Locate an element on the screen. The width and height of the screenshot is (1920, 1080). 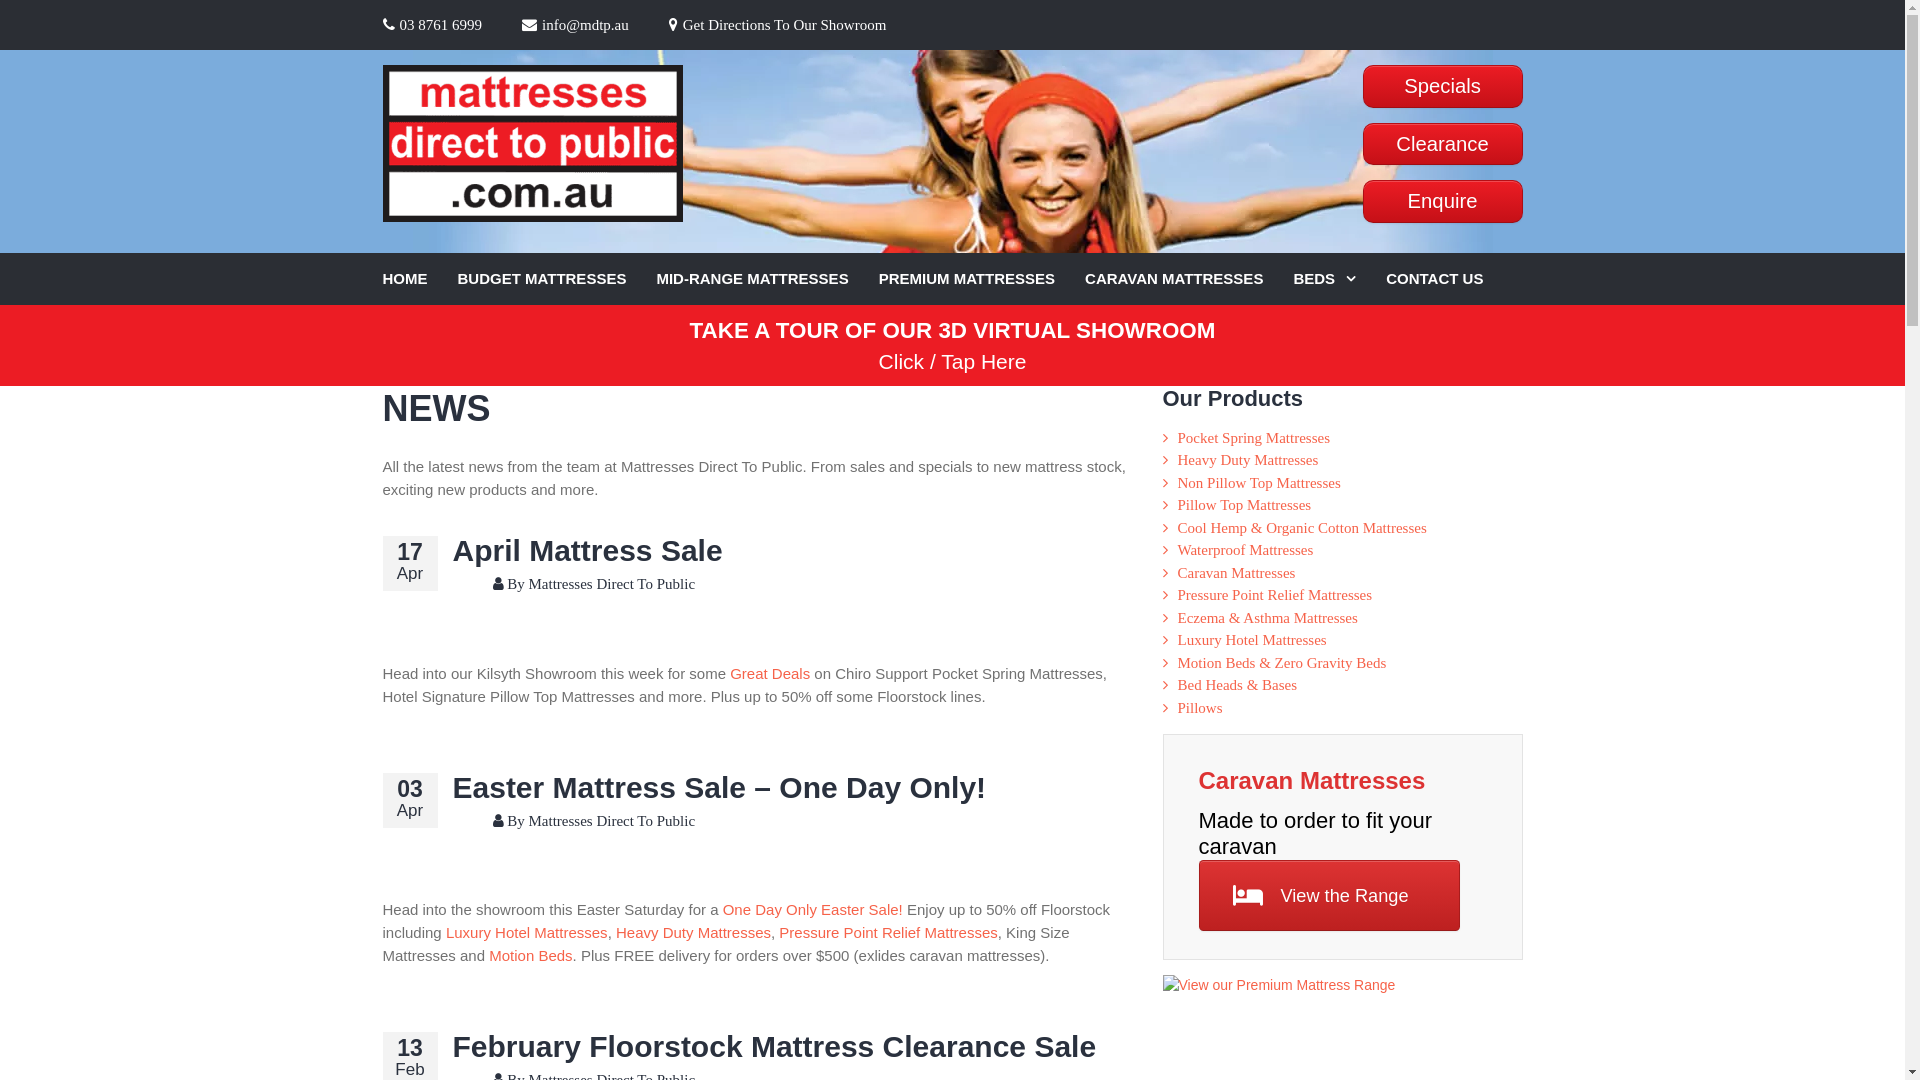
'MID-RANGE MATTRESSES' is located at coordinates (766, 279).